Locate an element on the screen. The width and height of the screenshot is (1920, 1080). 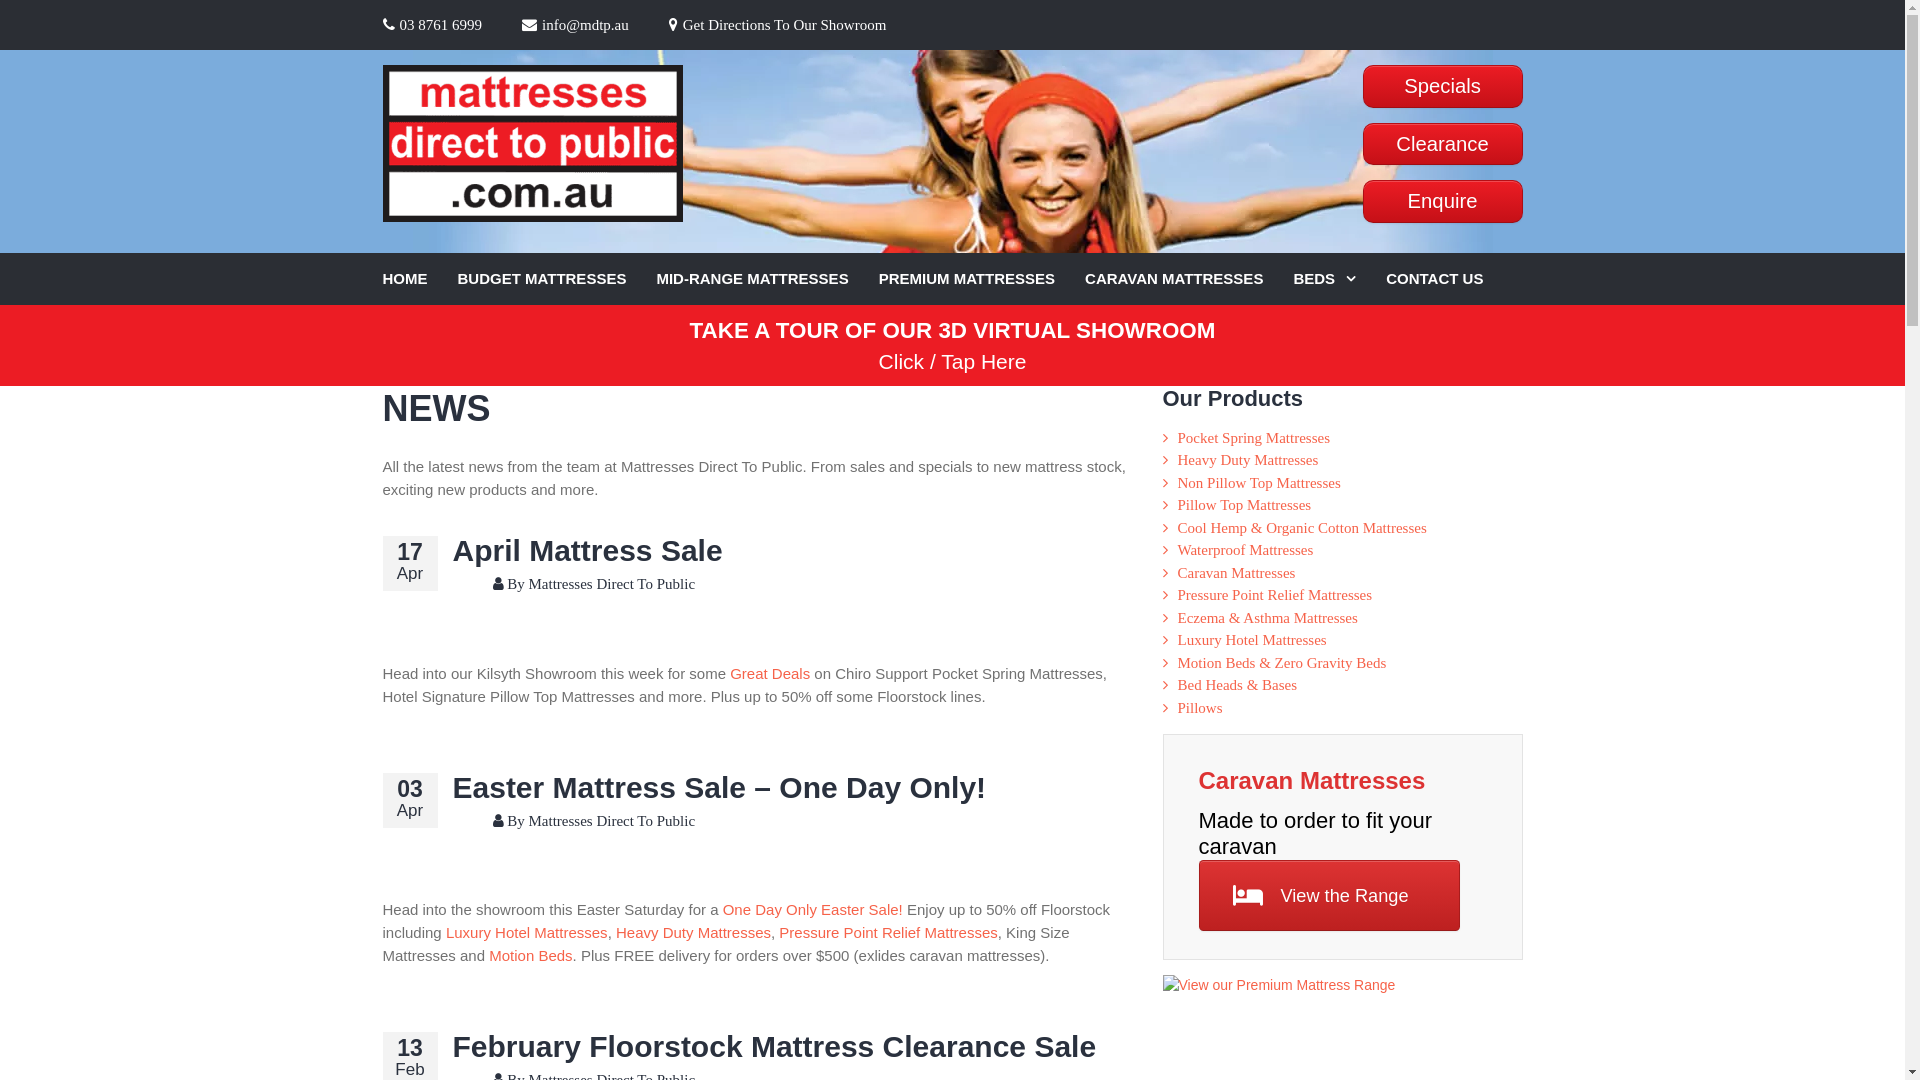
'MID-RANGE MATTRESSES' is located at coordinates (766, 279).